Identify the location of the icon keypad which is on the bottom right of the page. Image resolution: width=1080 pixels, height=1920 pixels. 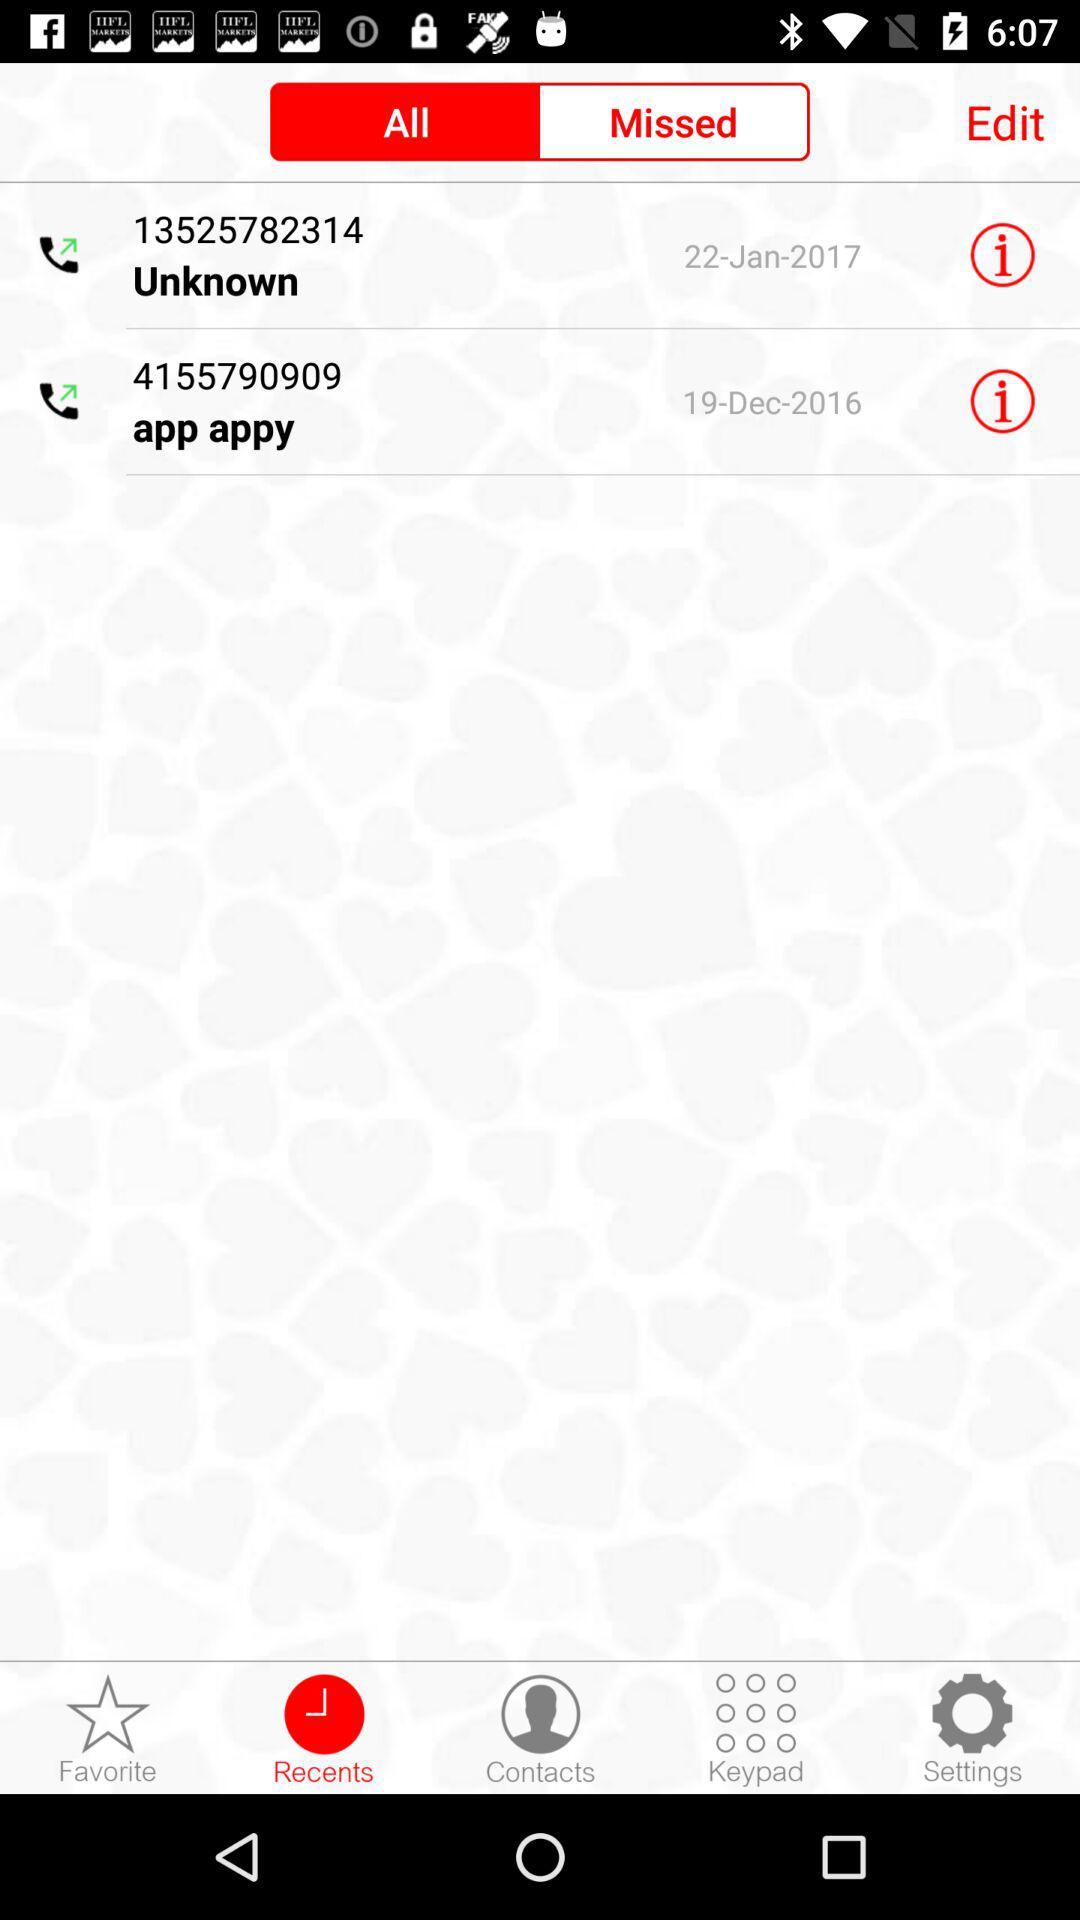
(756, 1728).